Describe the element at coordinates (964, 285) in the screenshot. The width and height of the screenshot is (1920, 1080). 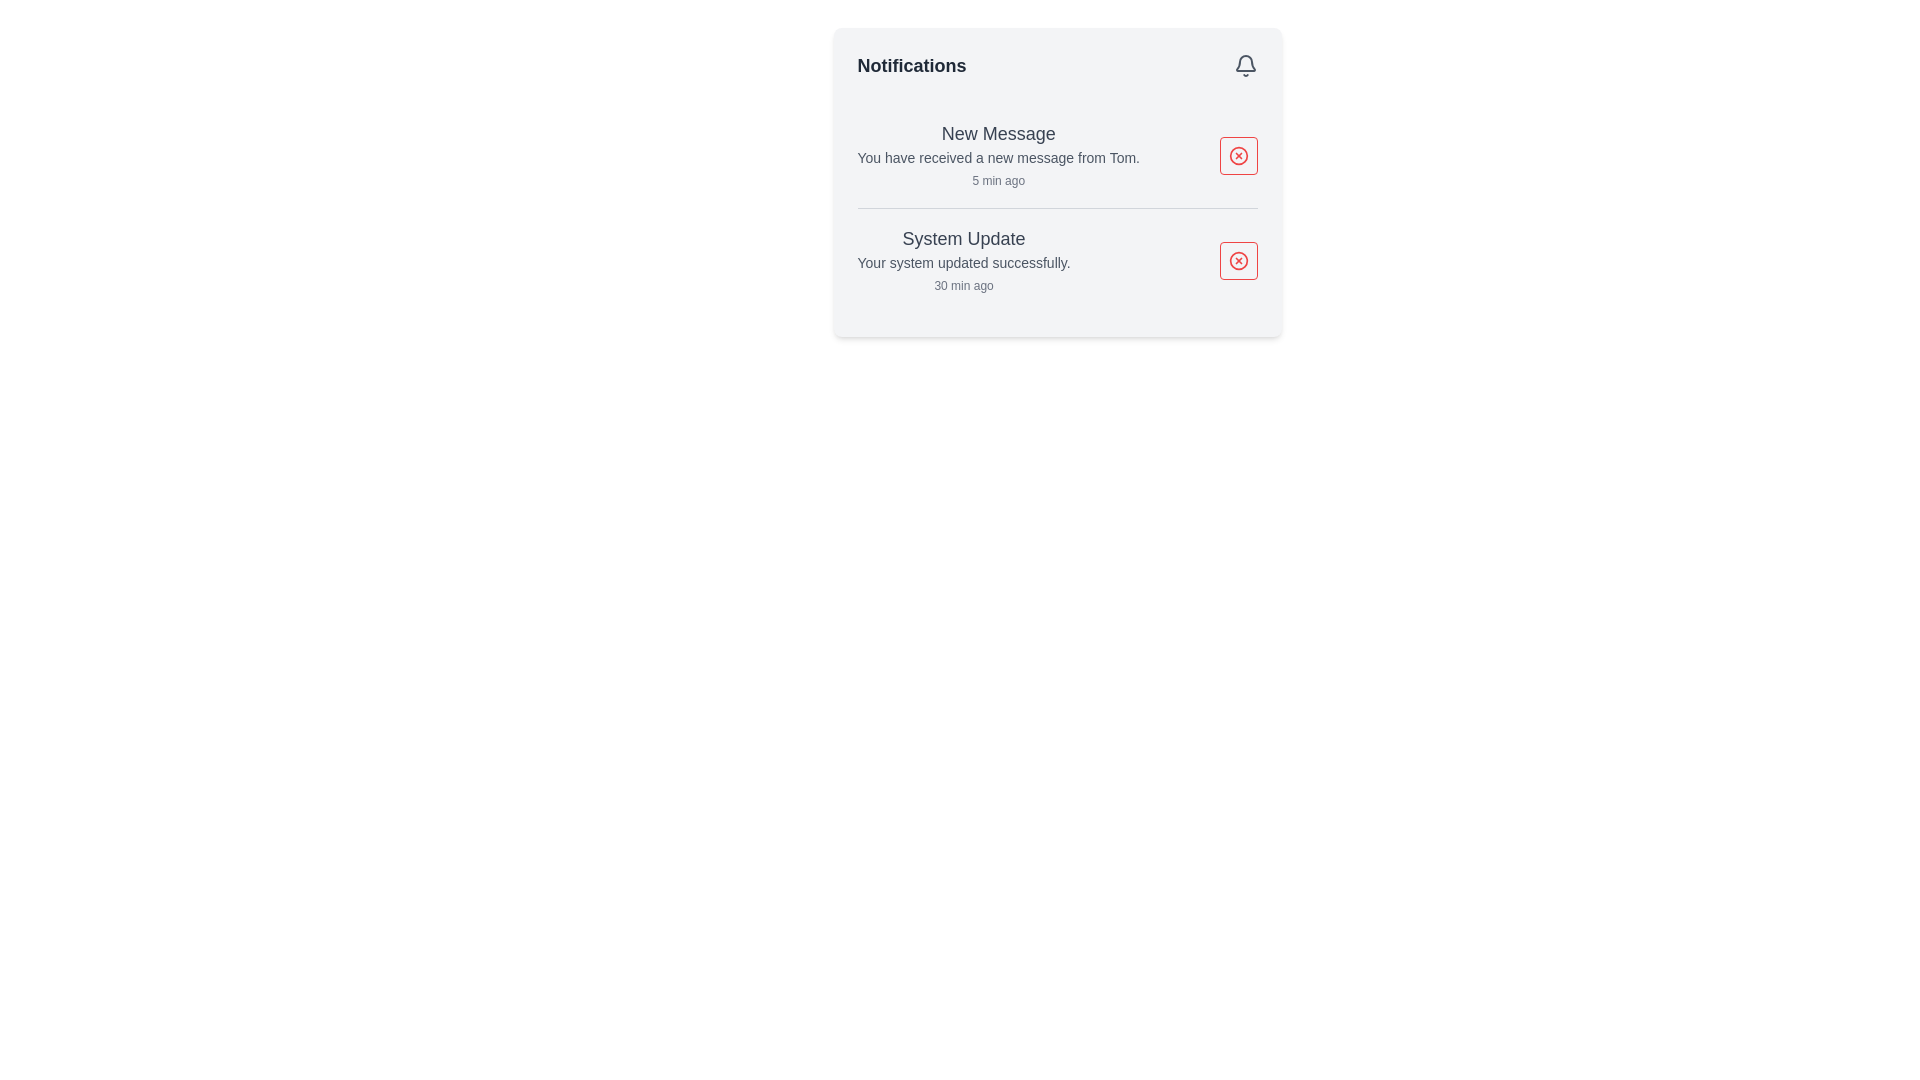
I see `the text label displaying '30 min ago' for accessibility tools` at that location.